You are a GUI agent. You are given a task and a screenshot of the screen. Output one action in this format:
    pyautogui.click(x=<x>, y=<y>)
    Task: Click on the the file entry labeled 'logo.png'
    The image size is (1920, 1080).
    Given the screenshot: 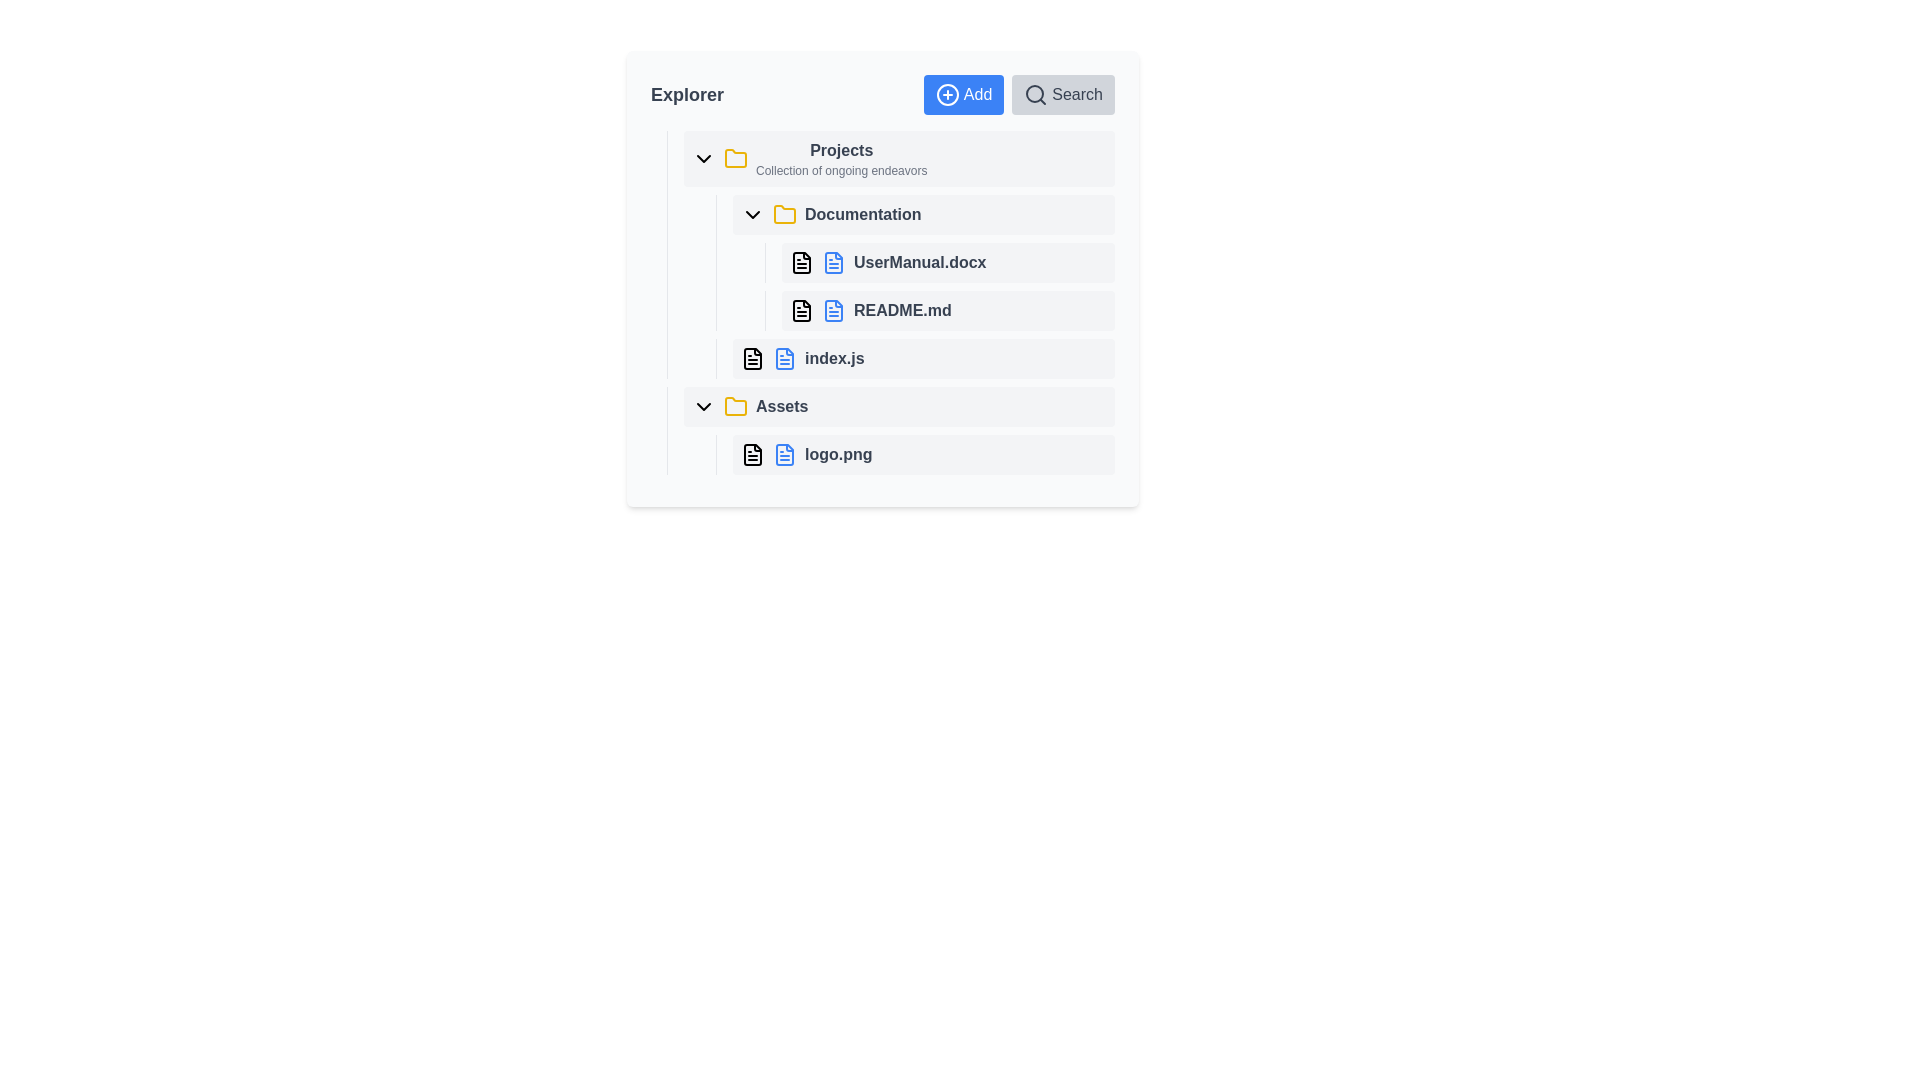 What is the action you would take?
    pyautogui.click(x=890, y=430)
    